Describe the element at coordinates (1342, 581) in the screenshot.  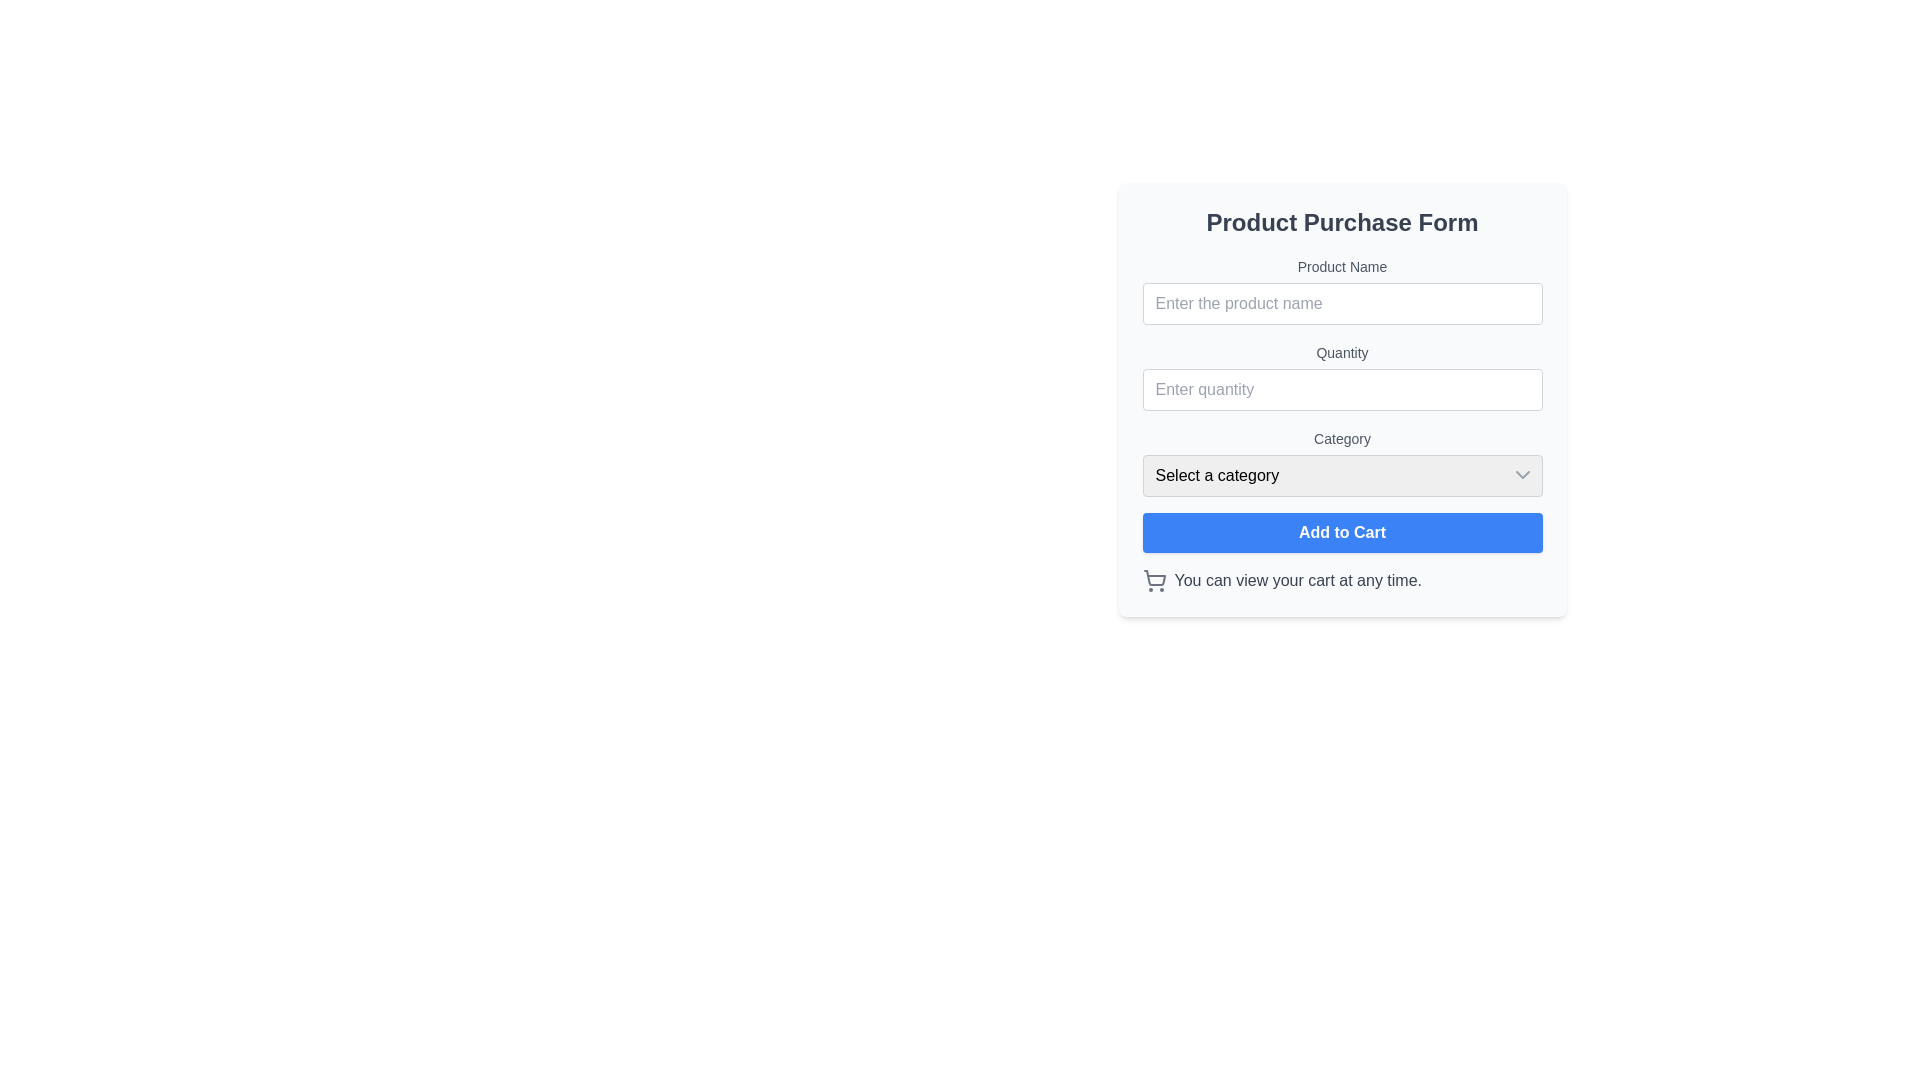
I see `the informational text element that provides a reminder about the availability of the cart, located below the 'Add to Cart' button` at that location.